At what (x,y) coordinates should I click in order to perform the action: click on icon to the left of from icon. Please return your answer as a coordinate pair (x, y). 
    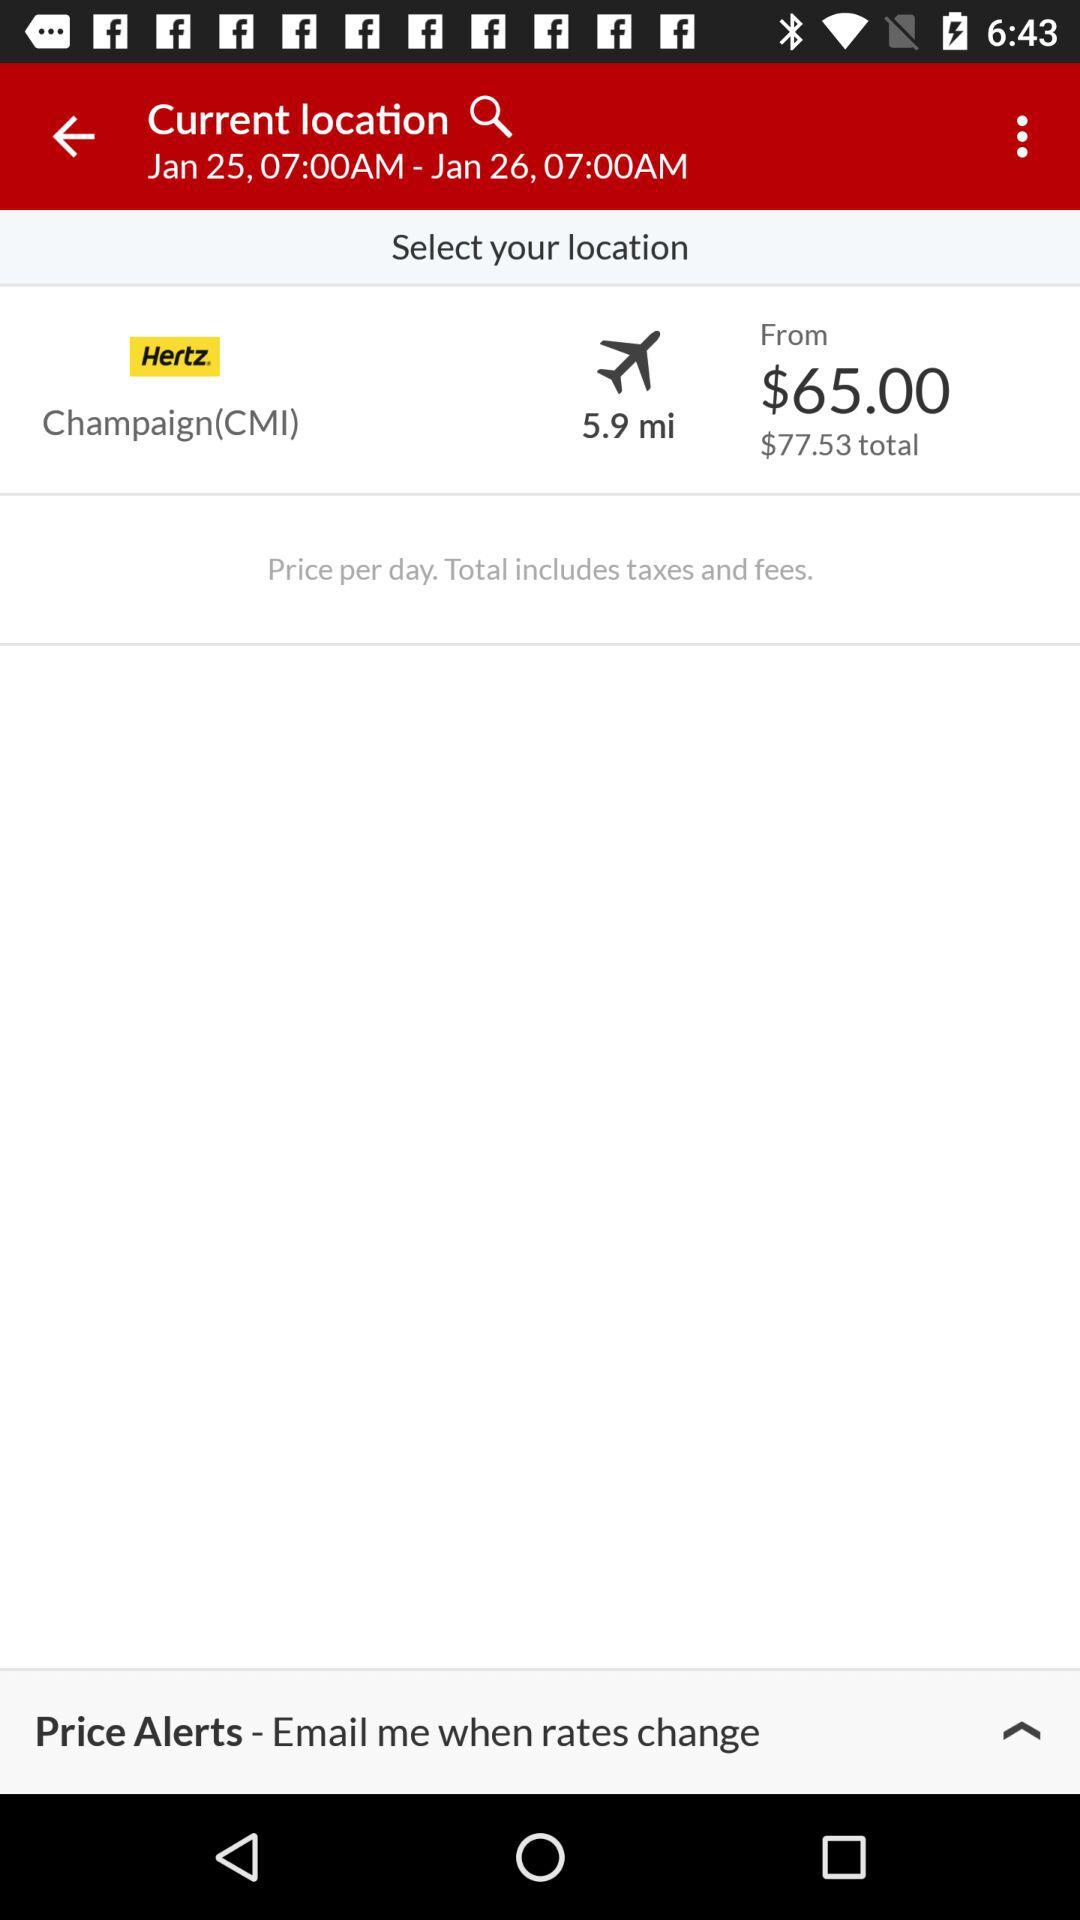
    Looking at the image, I should click on (627, 362).